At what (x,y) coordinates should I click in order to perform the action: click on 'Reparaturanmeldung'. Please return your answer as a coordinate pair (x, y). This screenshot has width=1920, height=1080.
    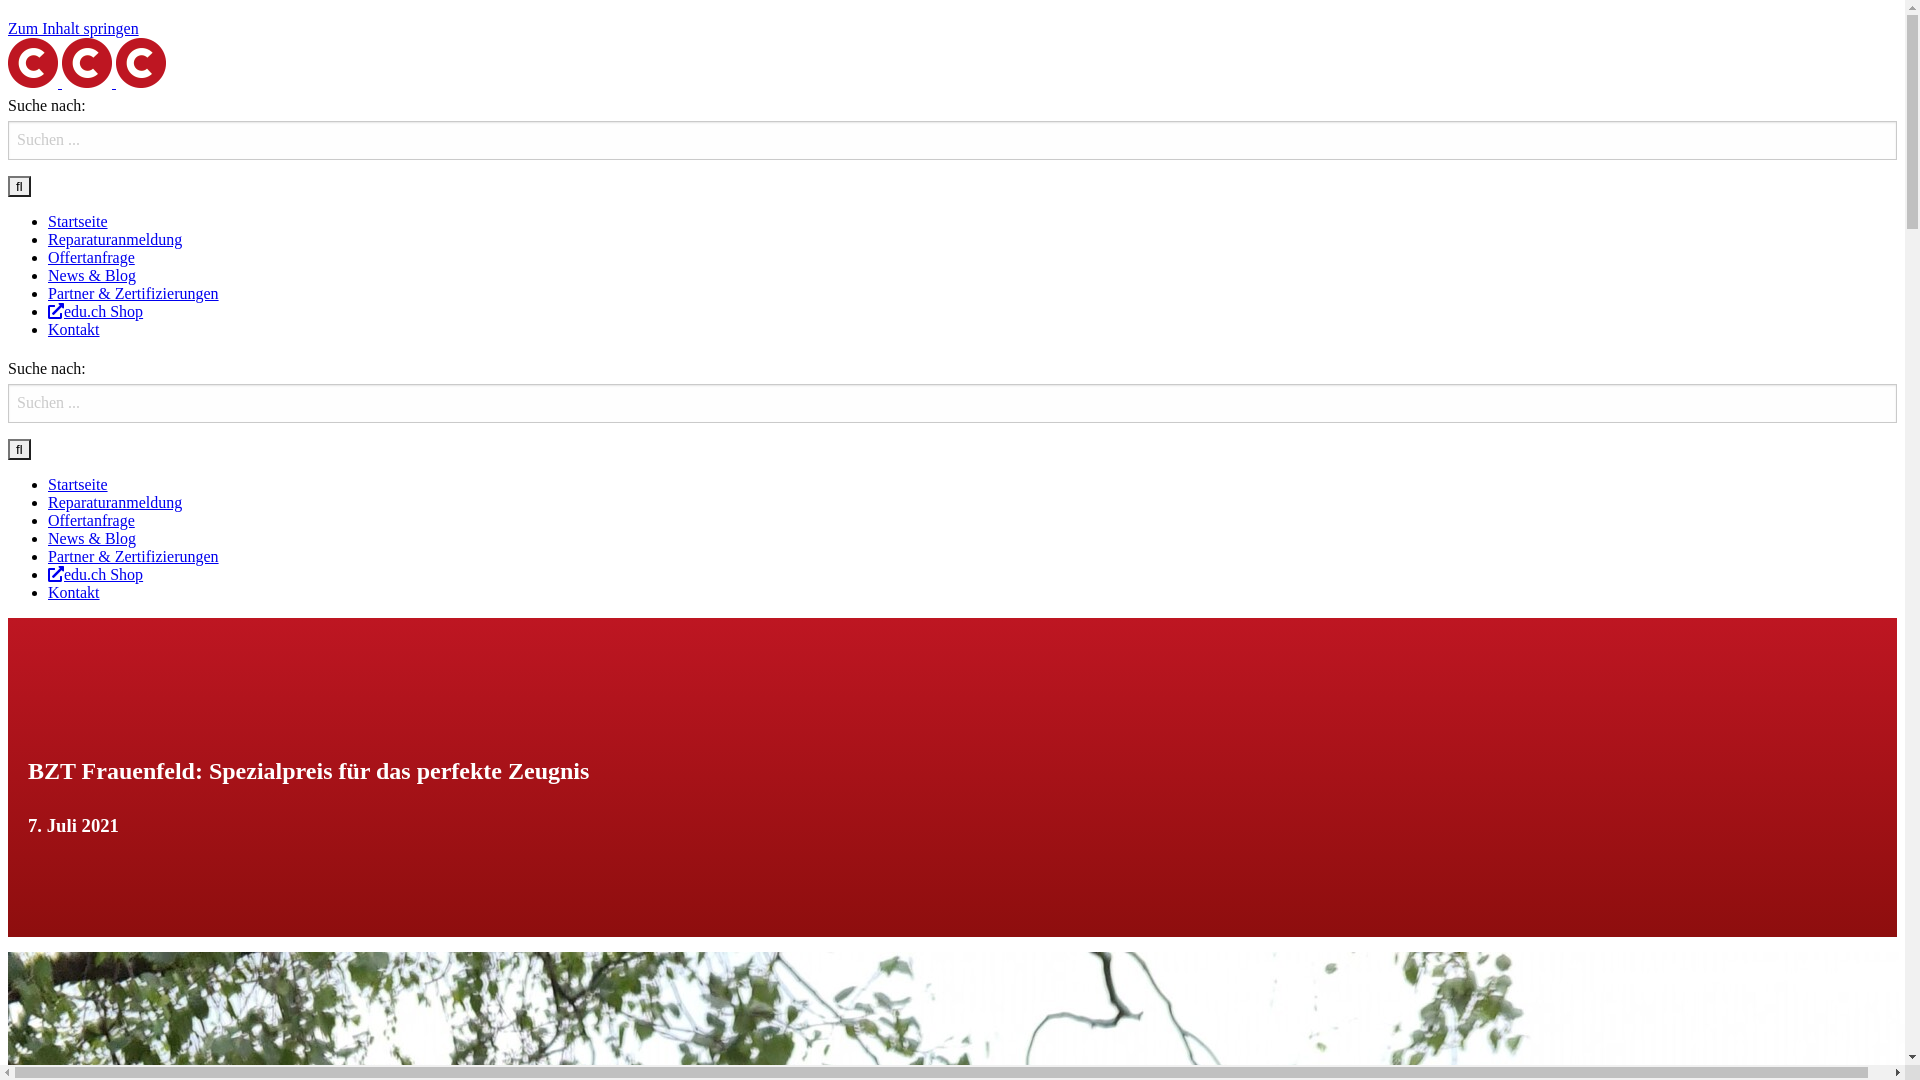
    Looking at the image, I should click on (114, 501).